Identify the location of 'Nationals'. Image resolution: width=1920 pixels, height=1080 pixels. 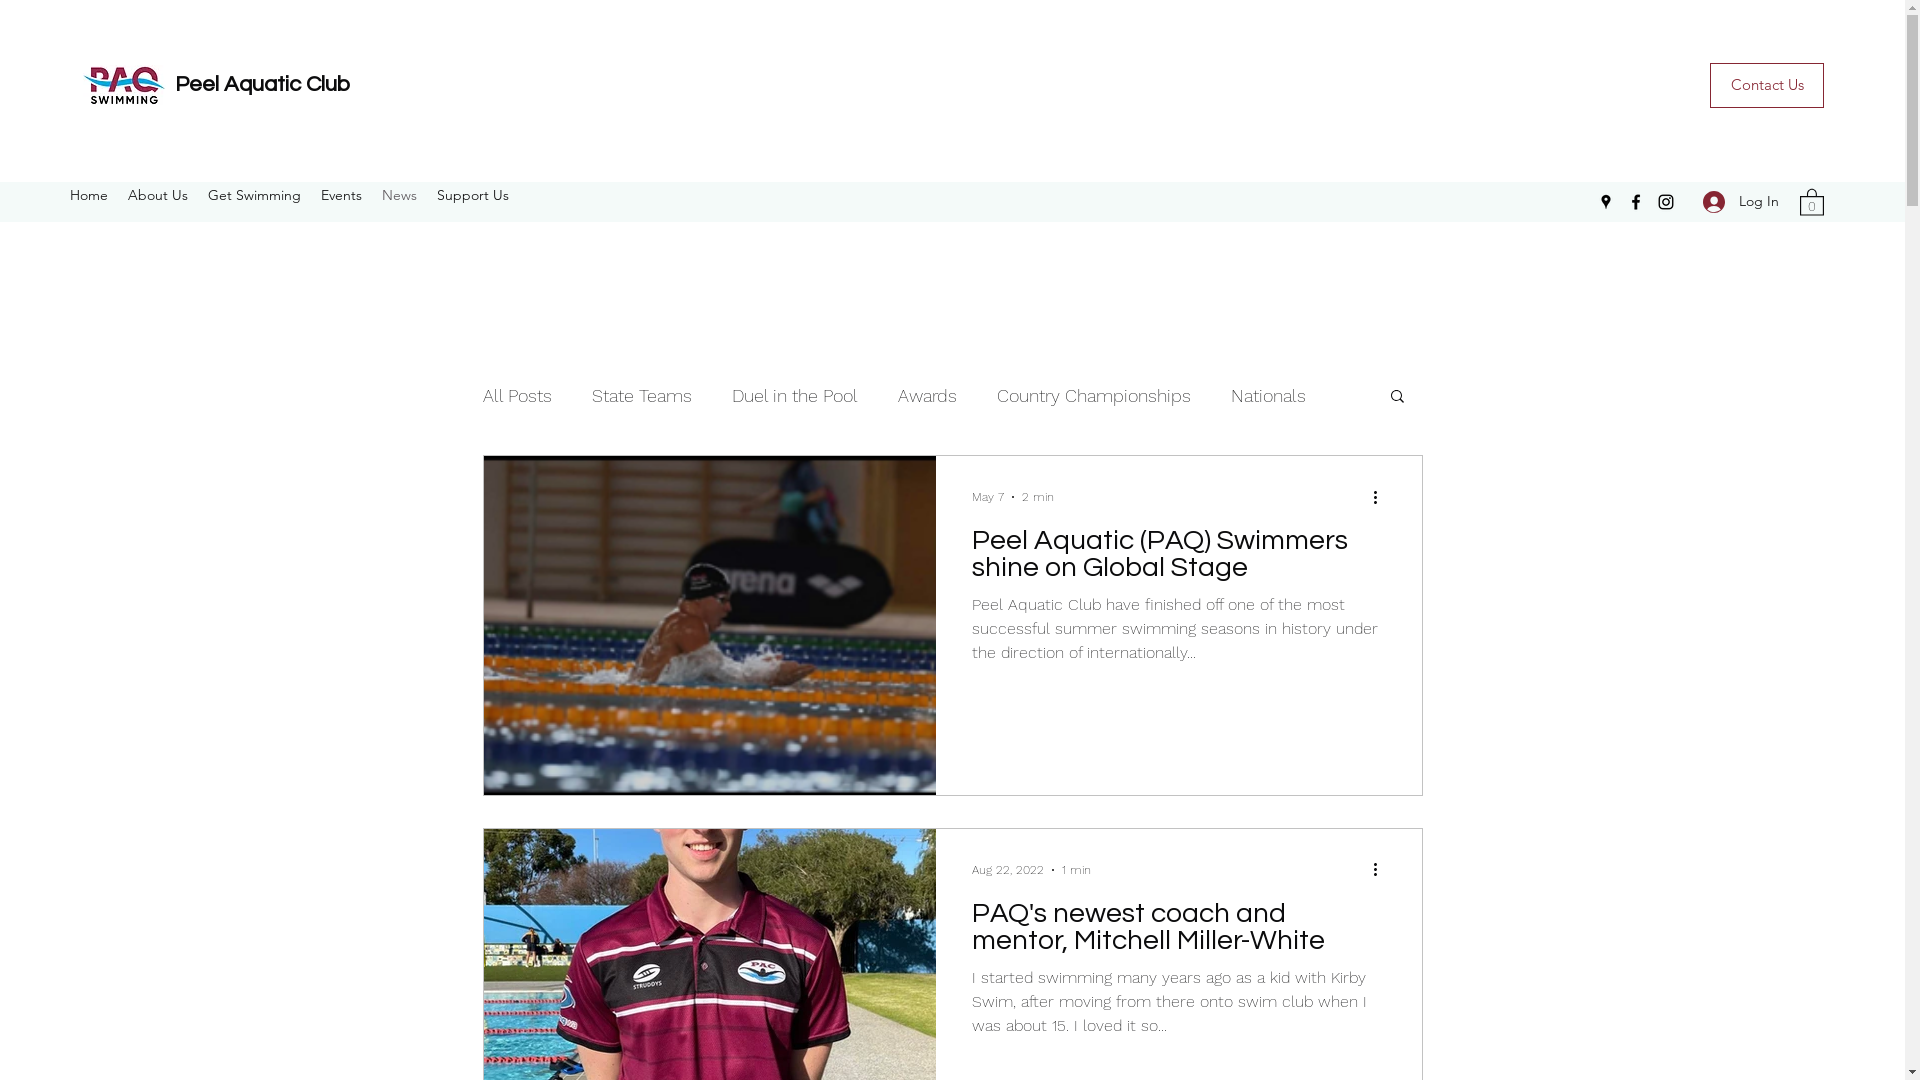
(1266, 394).